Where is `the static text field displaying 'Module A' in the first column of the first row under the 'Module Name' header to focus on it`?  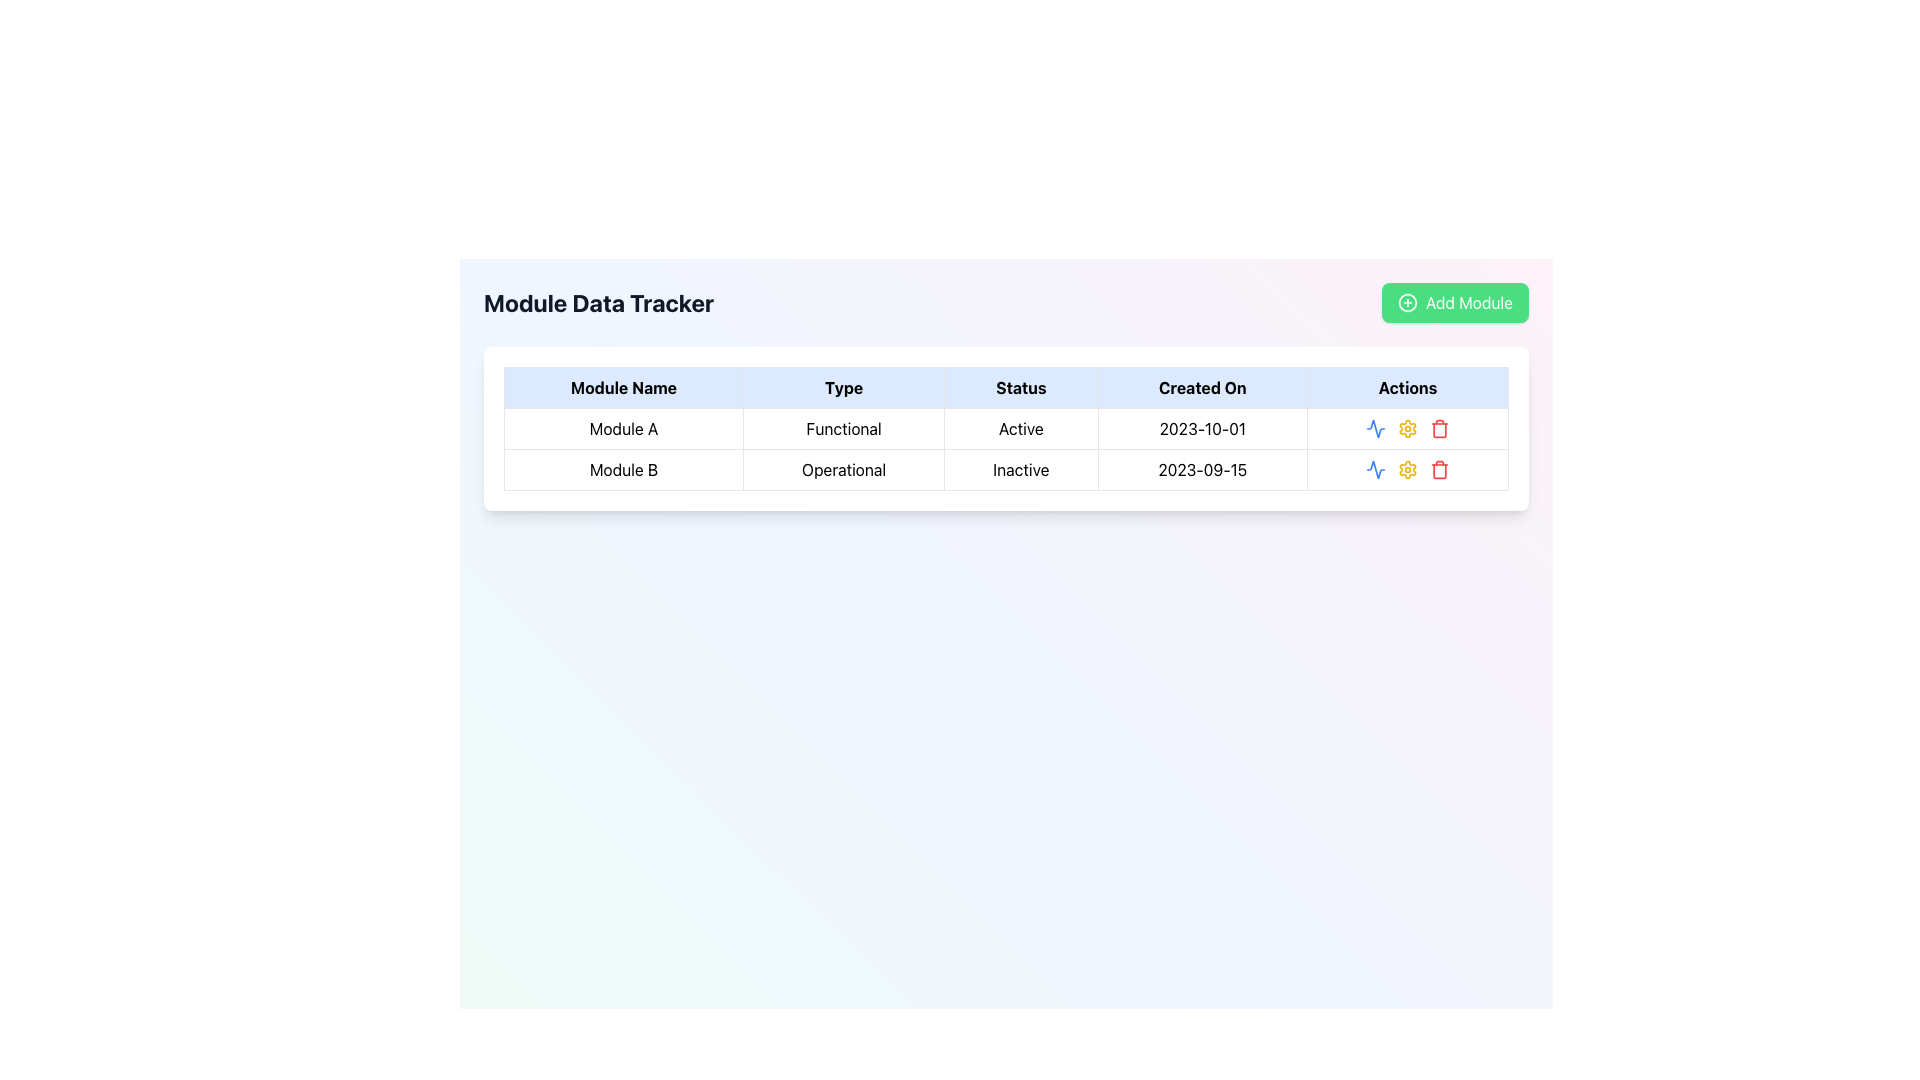 the static text field displaying 'Module A' in the first column of the first row under the 'Module Name' header to focus on it is located at coordinates (623, 427).